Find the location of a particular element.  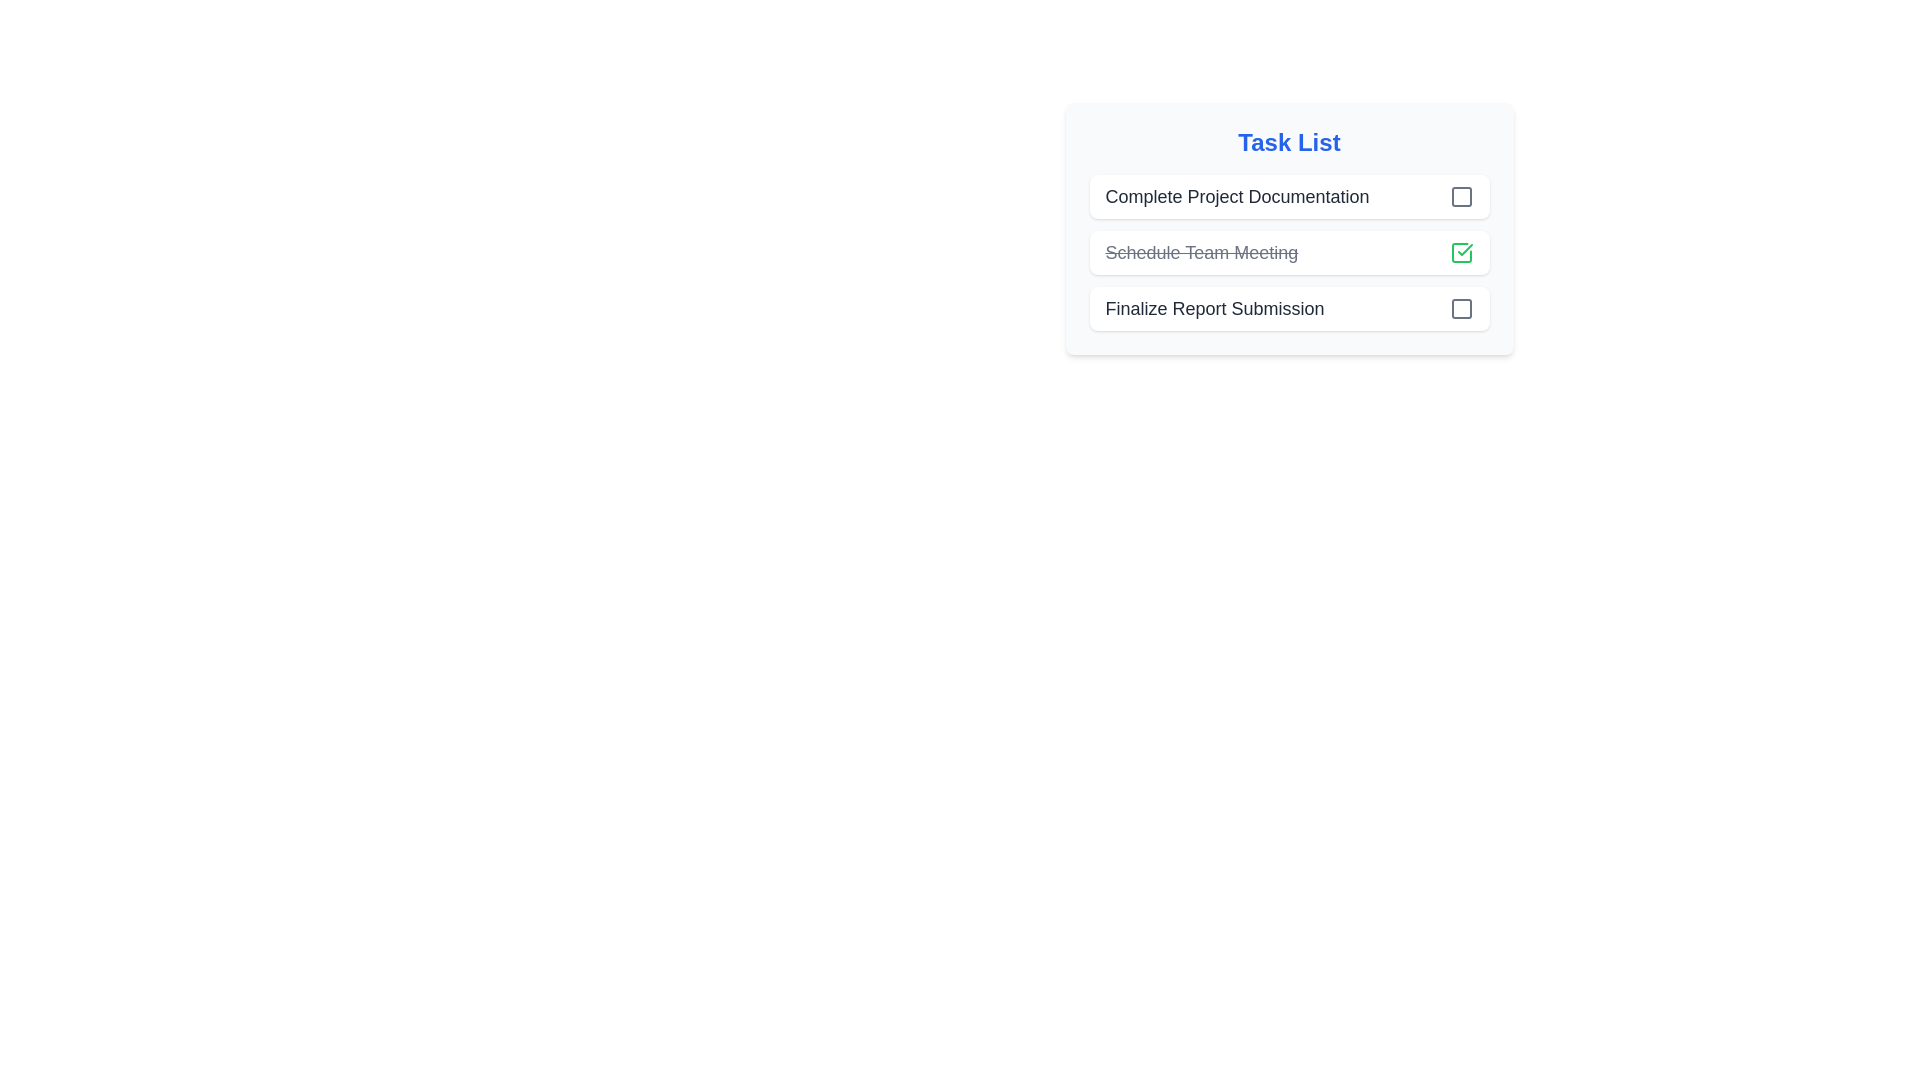

the text label indicating a task item that has a strikethrough, located under the 'Task List' header is located at coordinates (1200, 252).